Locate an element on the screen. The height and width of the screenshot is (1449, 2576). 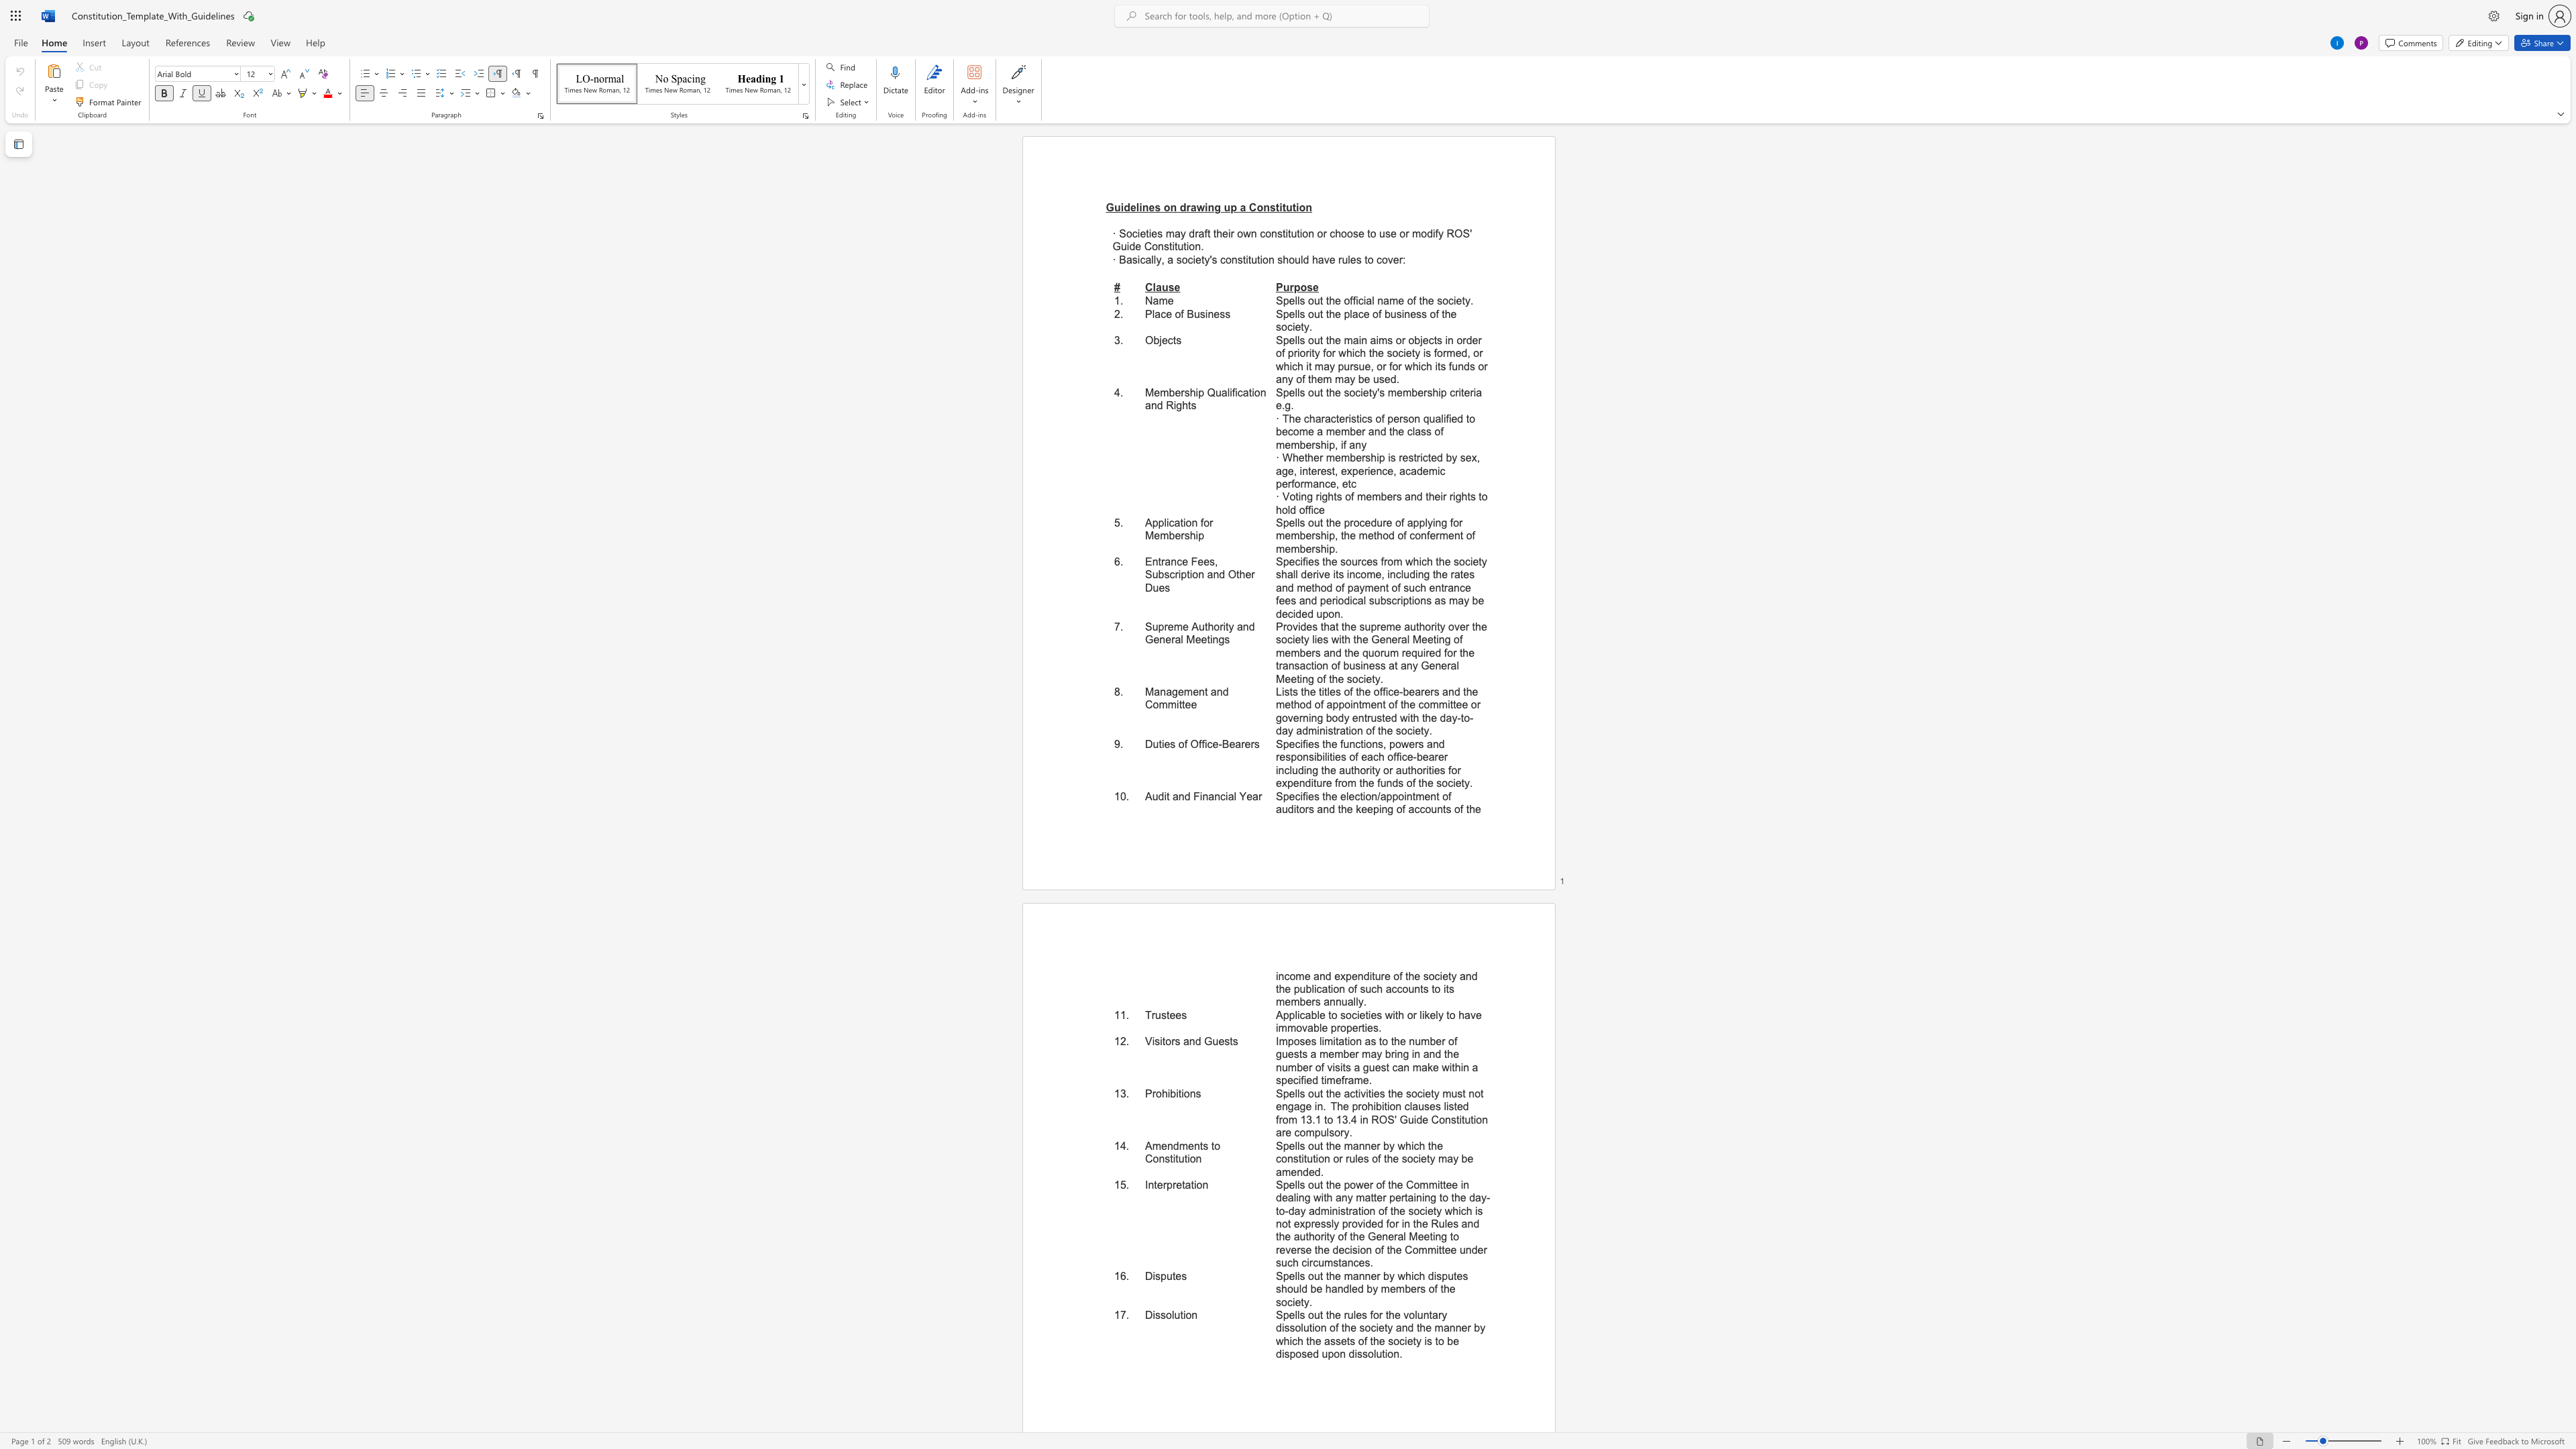
the subset text "election/appointme" within the text "Specifies the election/appointment of auditors and the keeping of accounts of the" is located at coordinates (1339, 796).